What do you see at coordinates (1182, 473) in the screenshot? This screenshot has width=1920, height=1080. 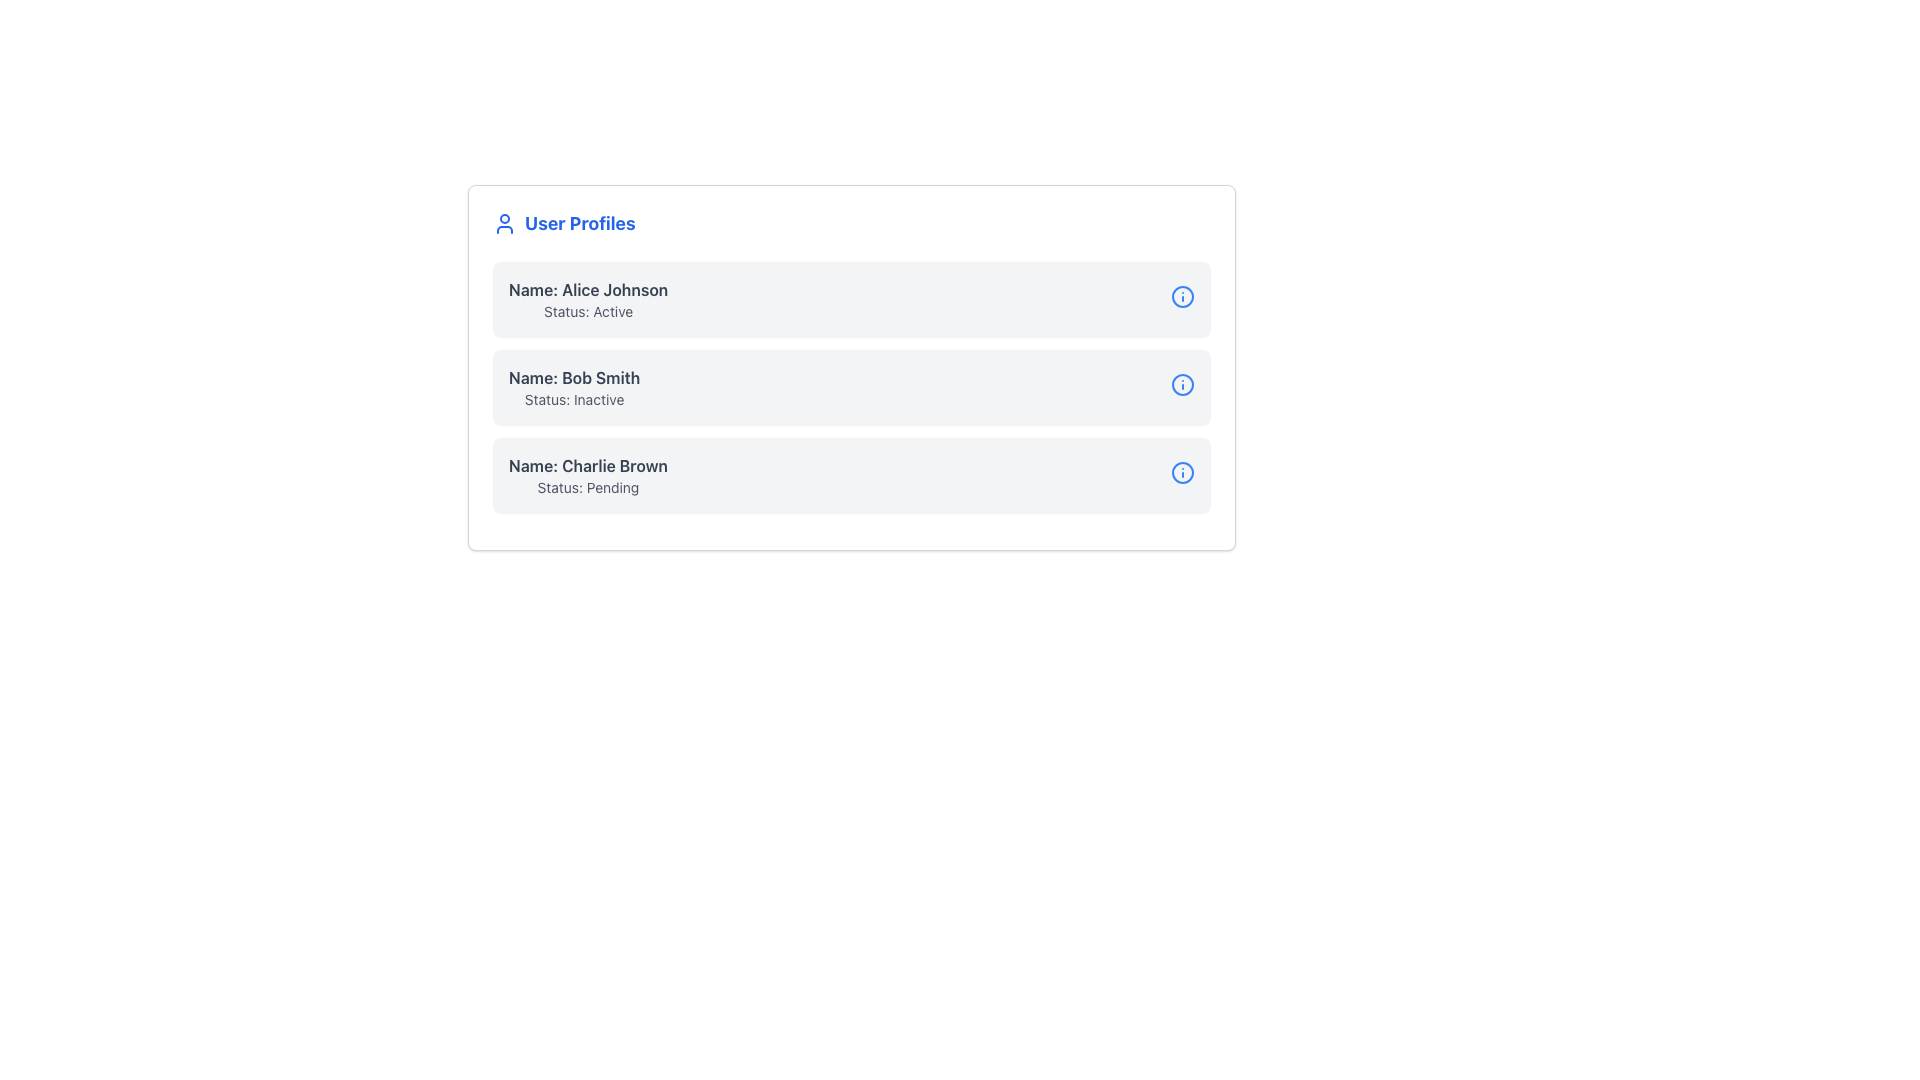 I see `the informational icon button located at the far right of the last user profile entry, which is aligned horizontally with 'Name: Charlie Brown'` at bounding box center [1182, 473].